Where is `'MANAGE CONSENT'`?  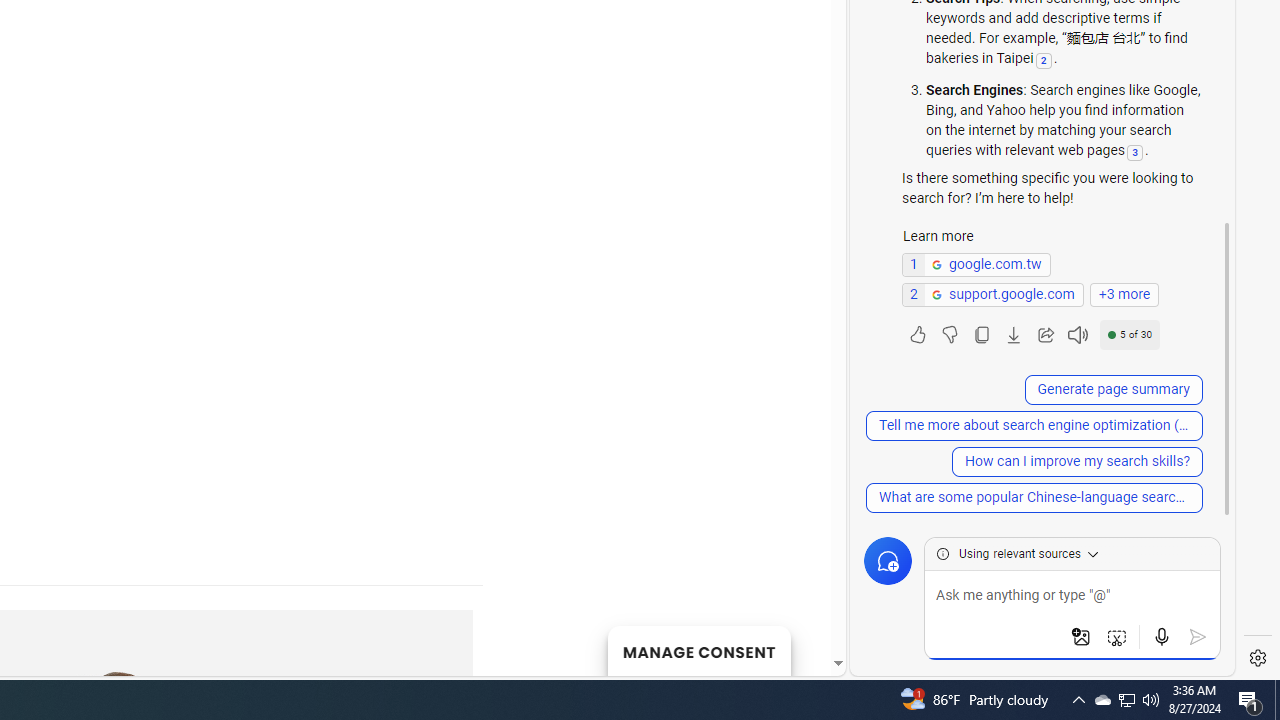
'MANAGE CONSENT' is located at coordinates (698, 650).